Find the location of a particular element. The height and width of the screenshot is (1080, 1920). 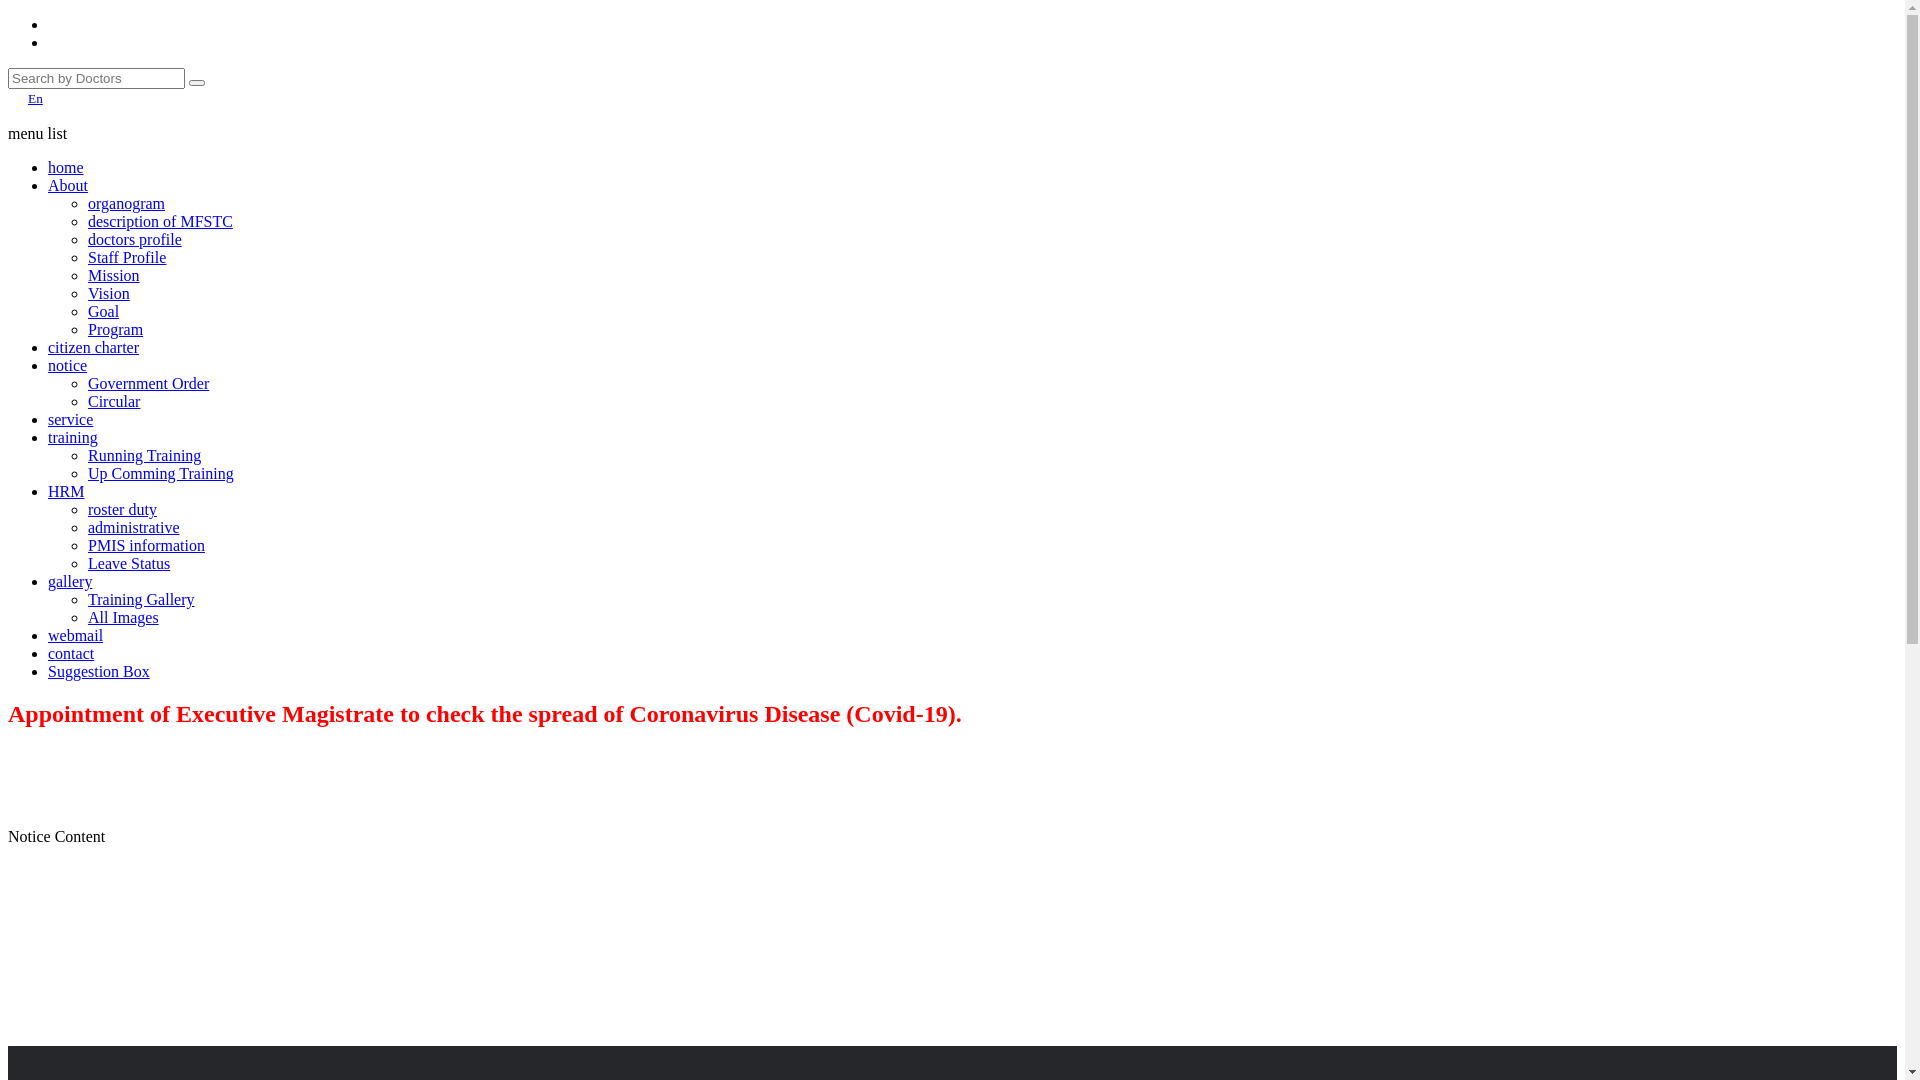

'About' is located at coordinates (67, 185).